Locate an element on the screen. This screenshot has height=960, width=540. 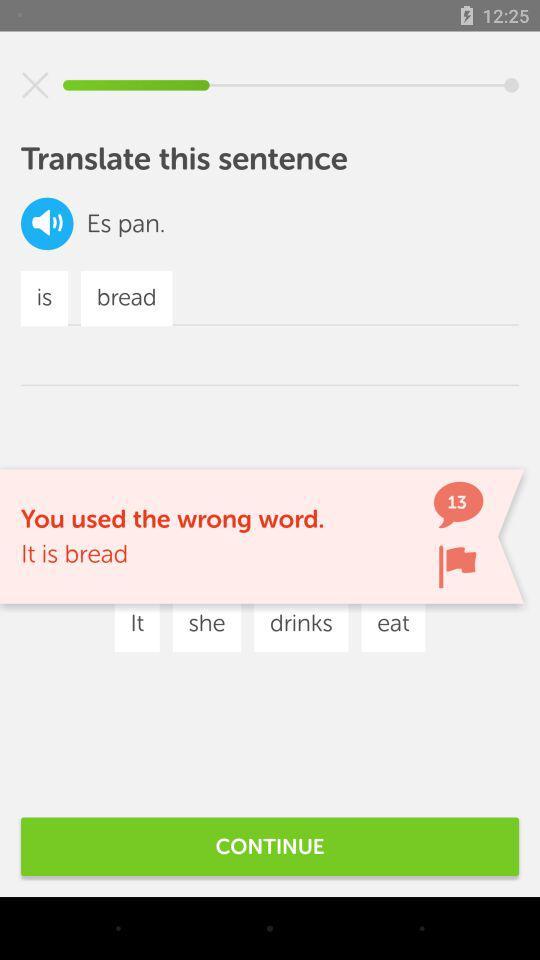
icon to the right of the it is located at coordinates (205, 623).